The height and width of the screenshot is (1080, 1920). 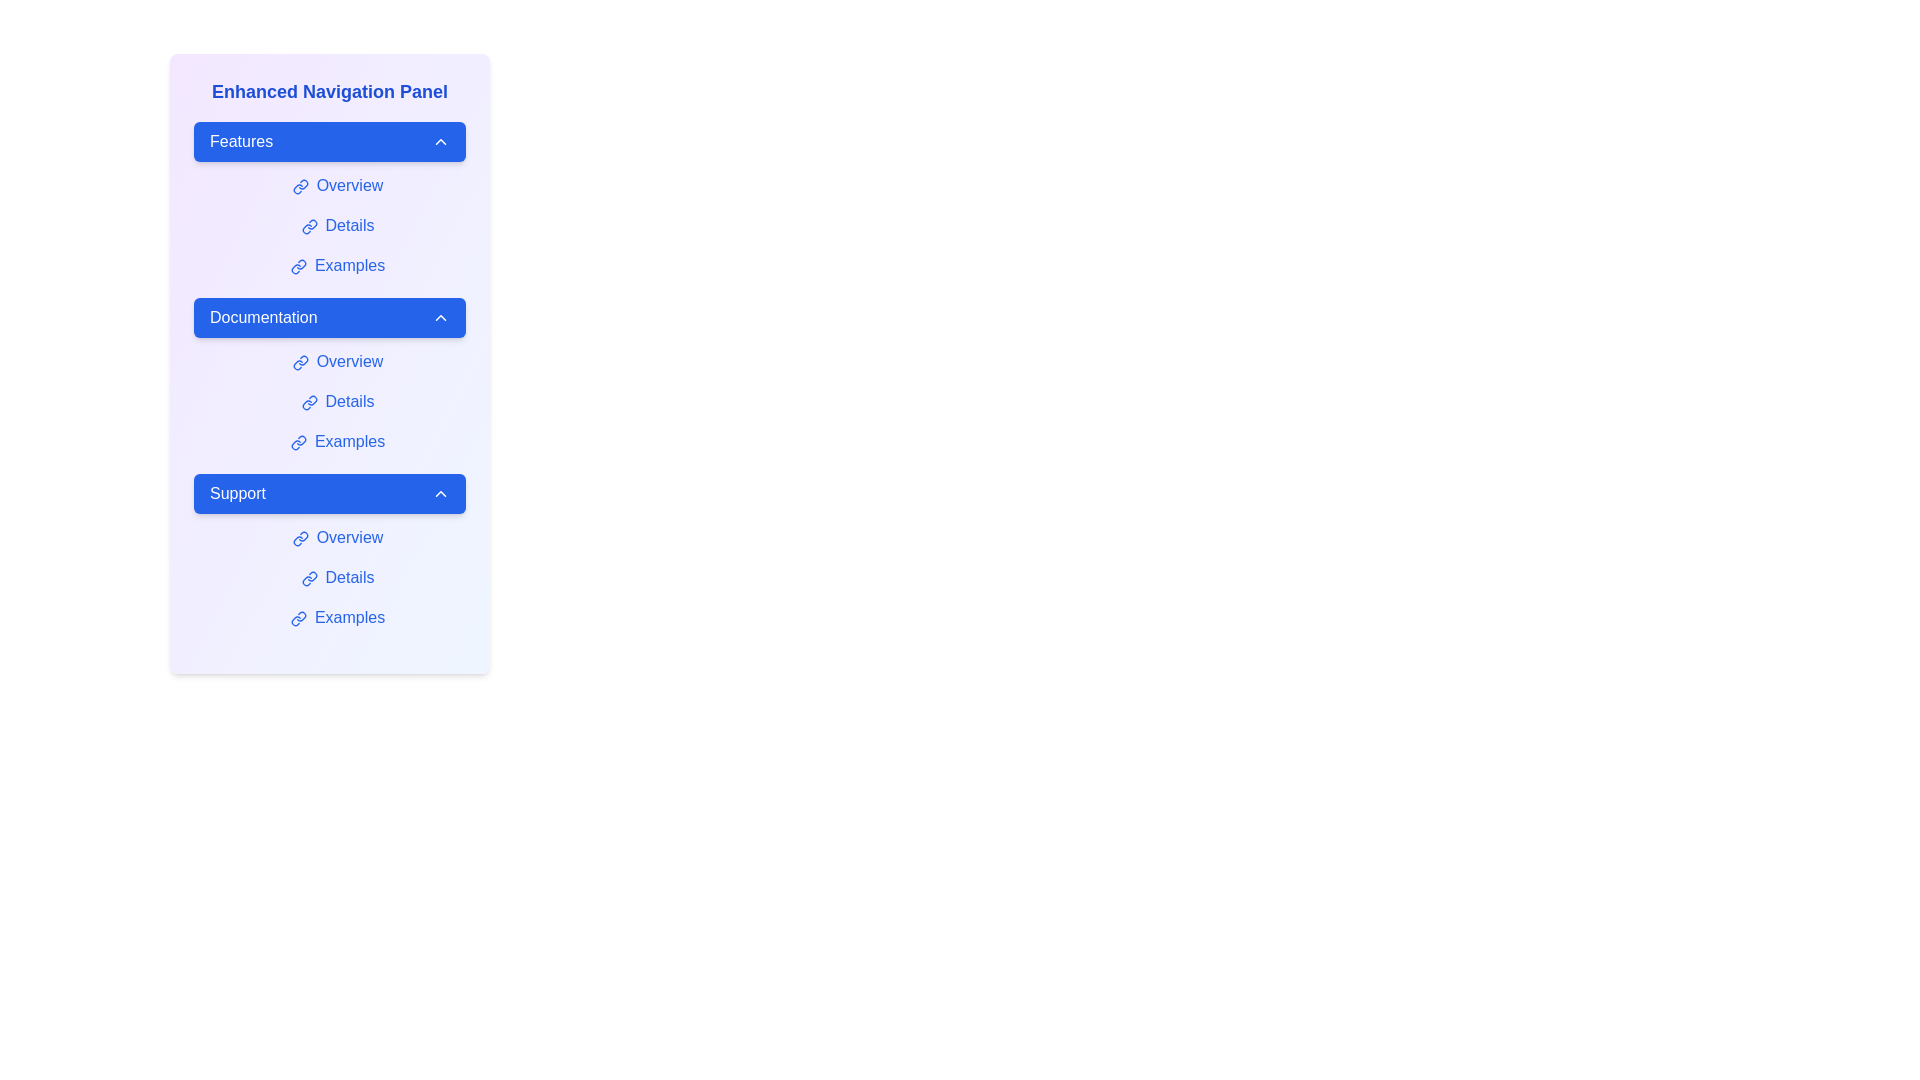 I want to click on the bottom portion of the link icon located next to the 'Details' label under the 'Features' section in the navigation panel, so click(x=305, y=228).